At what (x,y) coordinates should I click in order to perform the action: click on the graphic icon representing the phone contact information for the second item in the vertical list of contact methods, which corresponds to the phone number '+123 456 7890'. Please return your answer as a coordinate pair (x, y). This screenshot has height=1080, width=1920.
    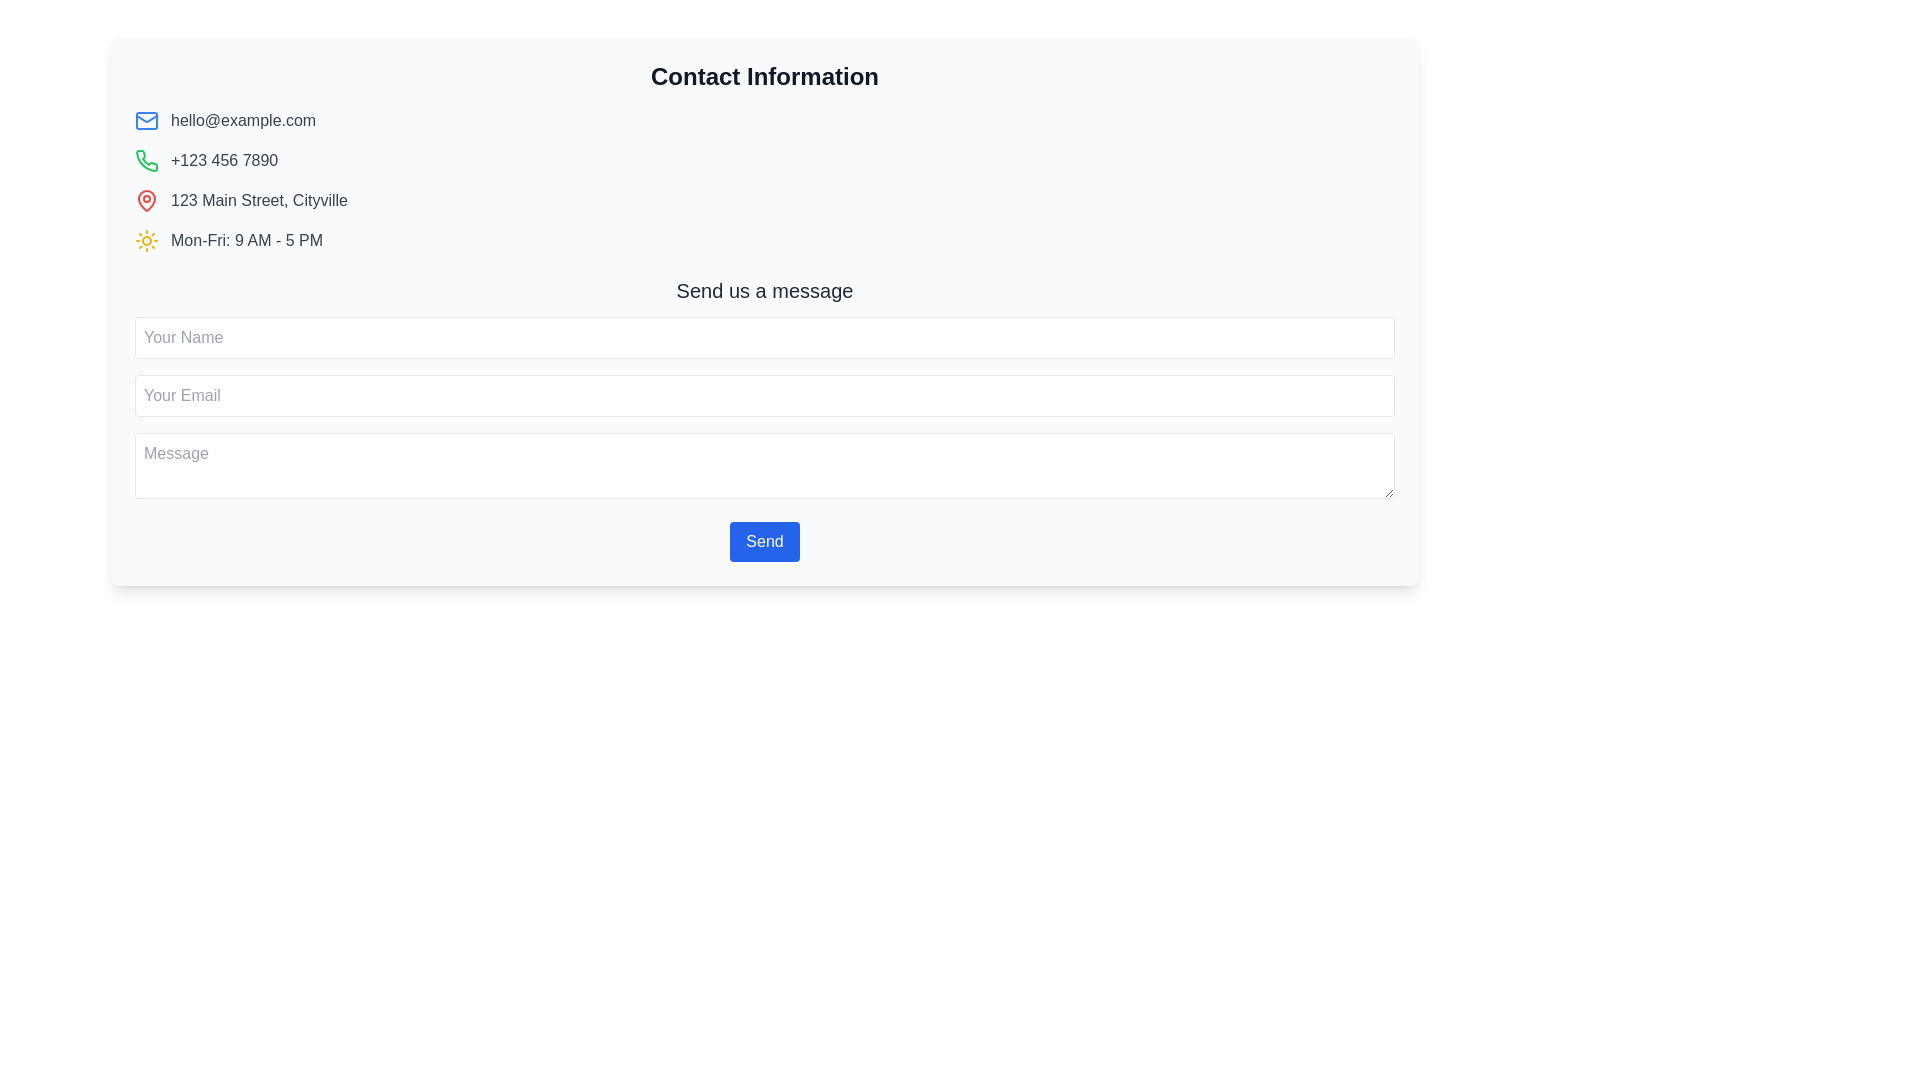
    Looking at the image, I should click on (146, 159).